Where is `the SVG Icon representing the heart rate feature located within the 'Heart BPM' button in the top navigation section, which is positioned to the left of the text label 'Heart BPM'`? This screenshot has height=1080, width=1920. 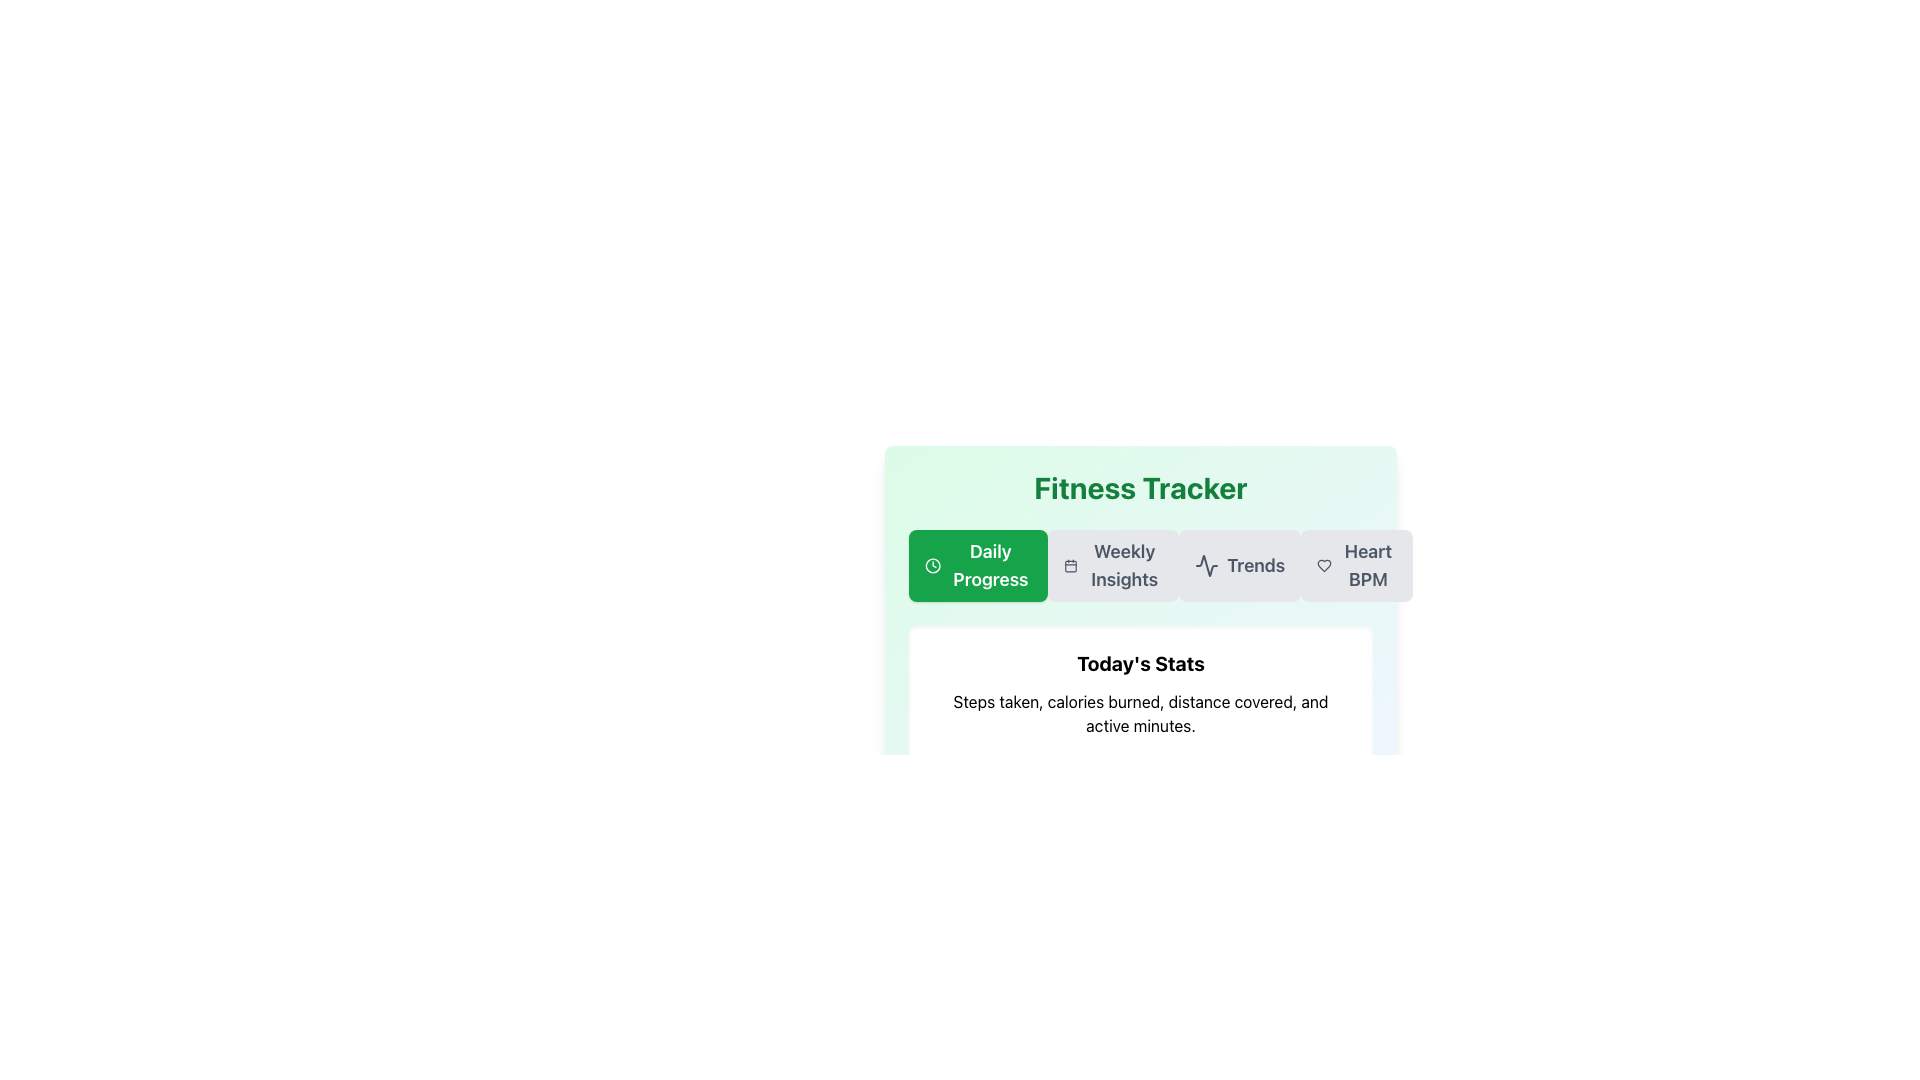
the SVG Icon representing the heart rate feature located within the 'Heart BPM' button in the top navigation section, which is positioned to the left of the text label 'Heart BPM' is located at coordinates (1324, 566).